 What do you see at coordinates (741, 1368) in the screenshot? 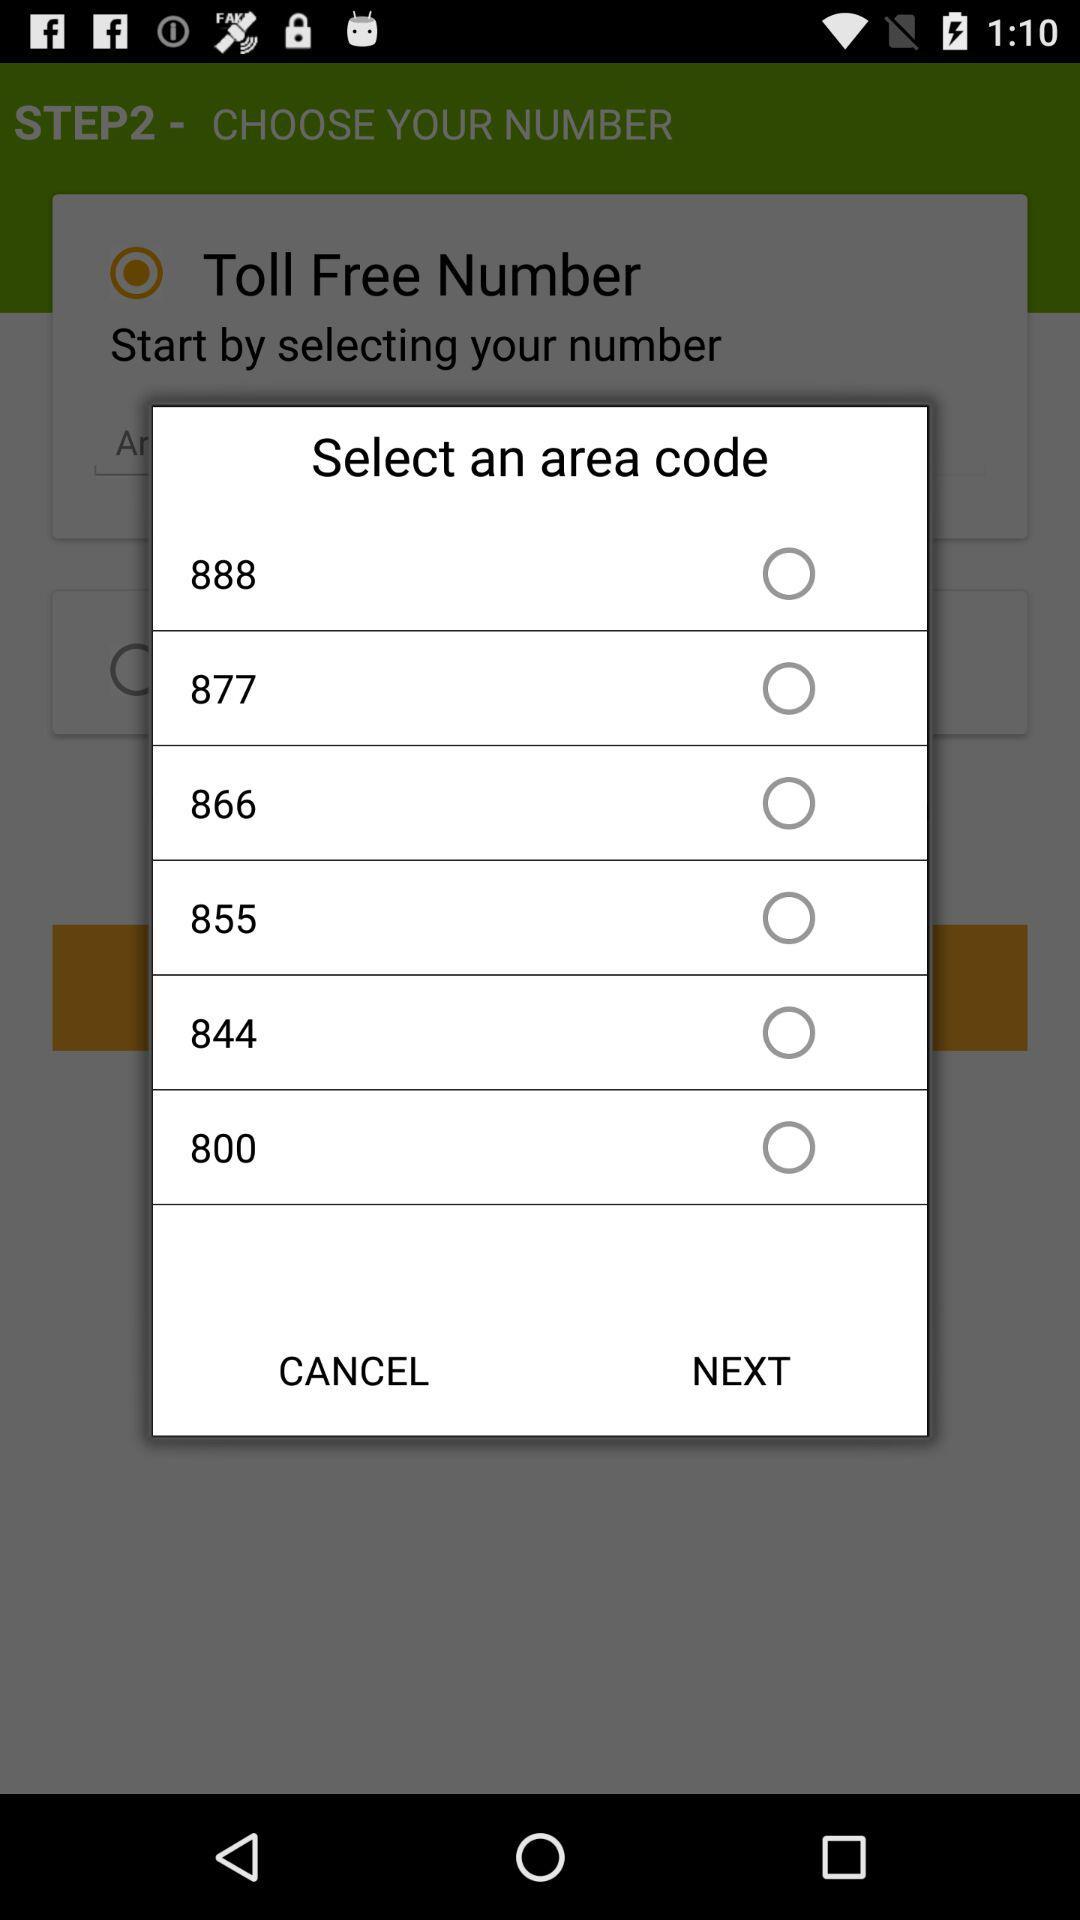
I see `the item to the right of cancel item` at bounding box center [741, 1368].